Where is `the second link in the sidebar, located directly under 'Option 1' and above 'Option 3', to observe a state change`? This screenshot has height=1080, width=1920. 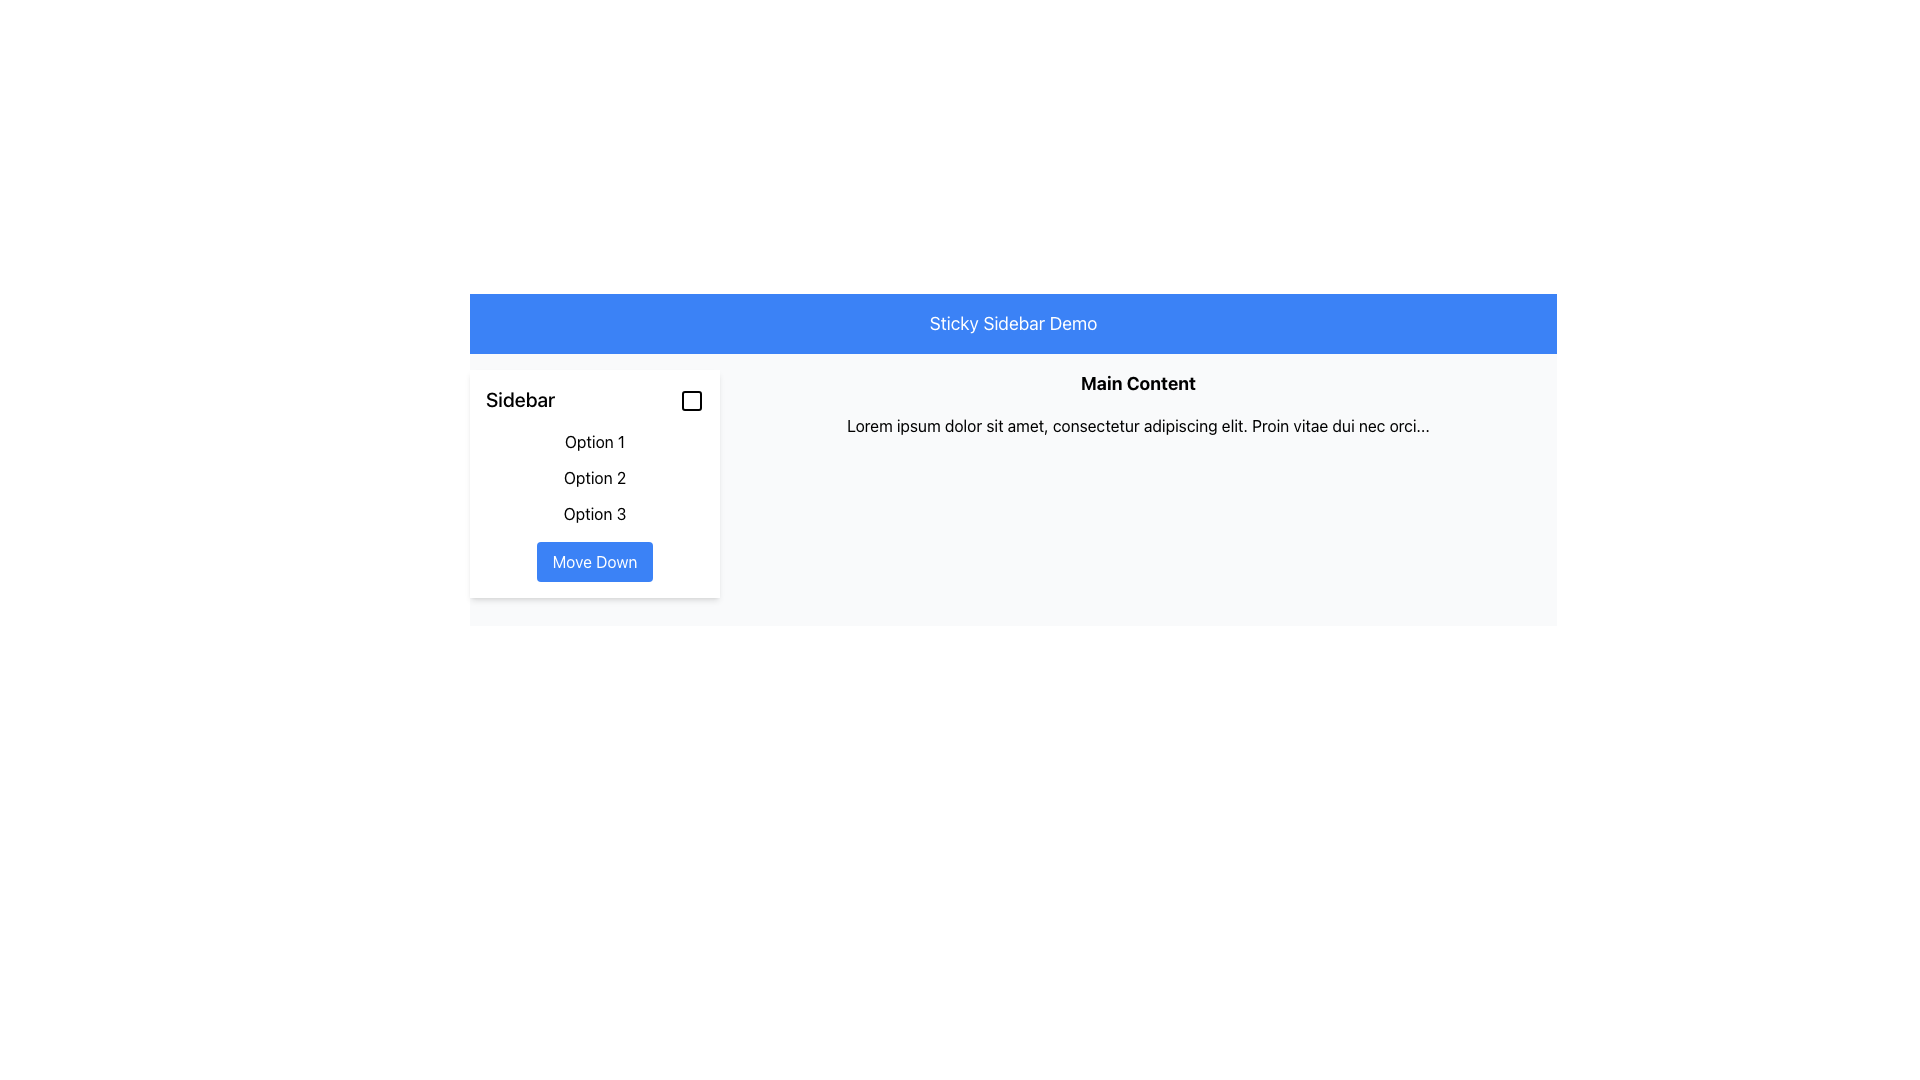
the second link in the sidebar, located directly under 'Option 1' and above 'Option 3', to observe a state change is located at coordinates (594, 478).